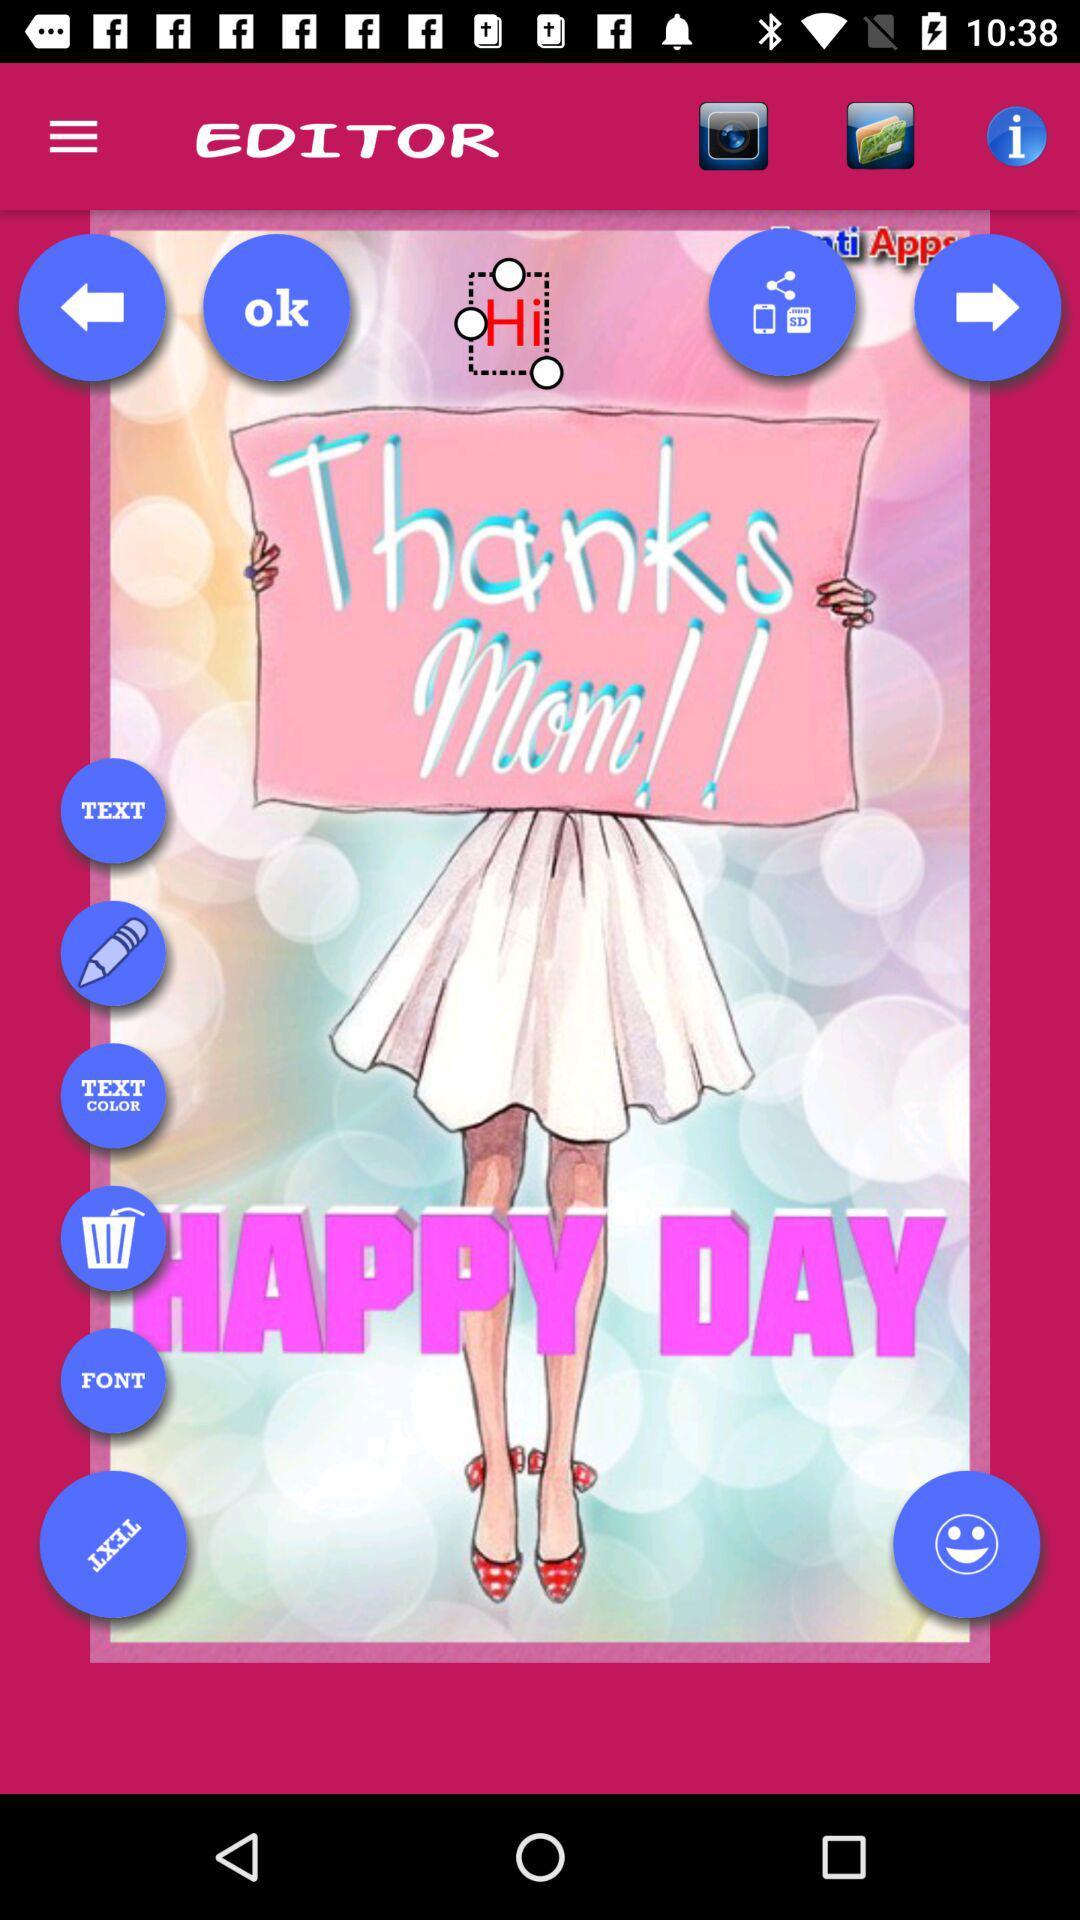 This screenshot has width=1080, height=1920. Describe the element at coordinates (113, 1237) in the screenshot. I see `the delete icon` at that location.